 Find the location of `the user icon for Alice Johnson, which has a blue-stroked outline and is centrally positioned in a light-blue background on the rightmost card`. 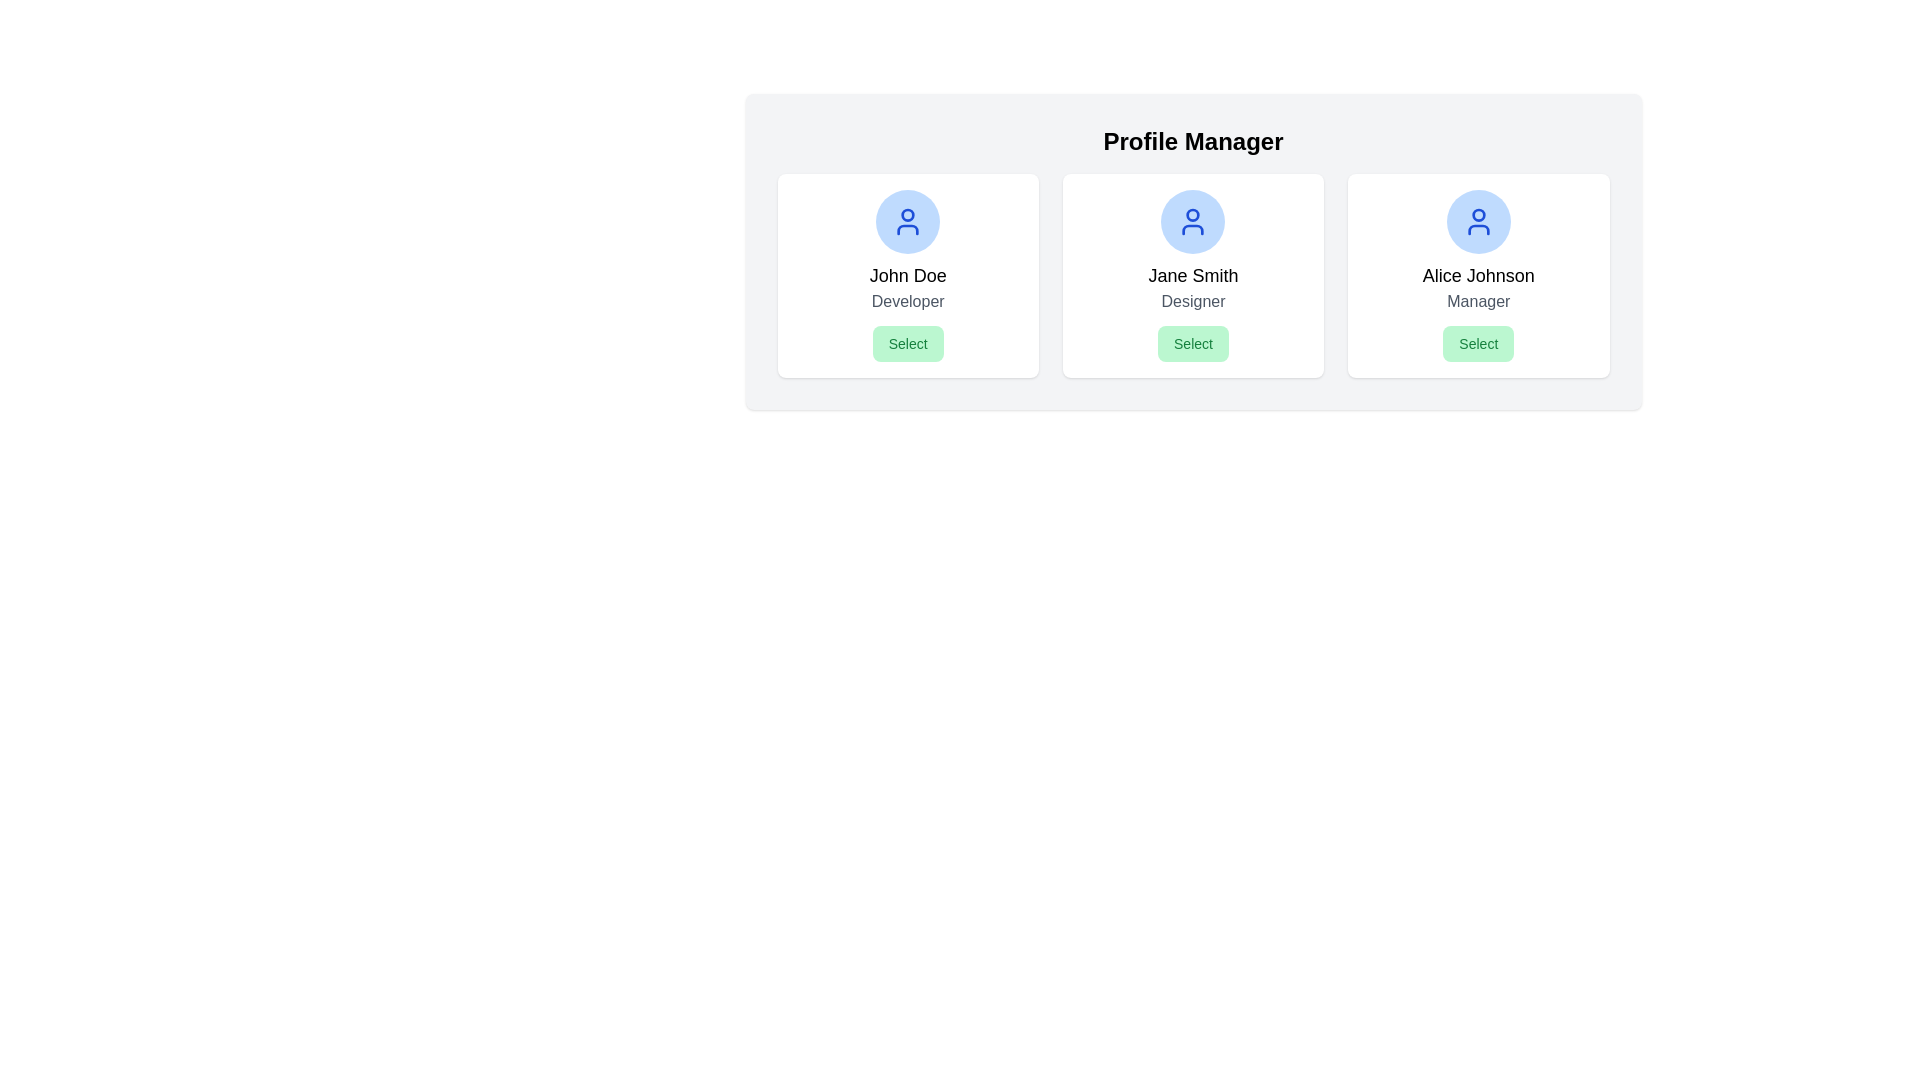

the user icon for Alice Johnson, which has a blue-stroked outline and is centrally positioned in a light-blue background on the rightmost card is located at coordinates (1478, 222).